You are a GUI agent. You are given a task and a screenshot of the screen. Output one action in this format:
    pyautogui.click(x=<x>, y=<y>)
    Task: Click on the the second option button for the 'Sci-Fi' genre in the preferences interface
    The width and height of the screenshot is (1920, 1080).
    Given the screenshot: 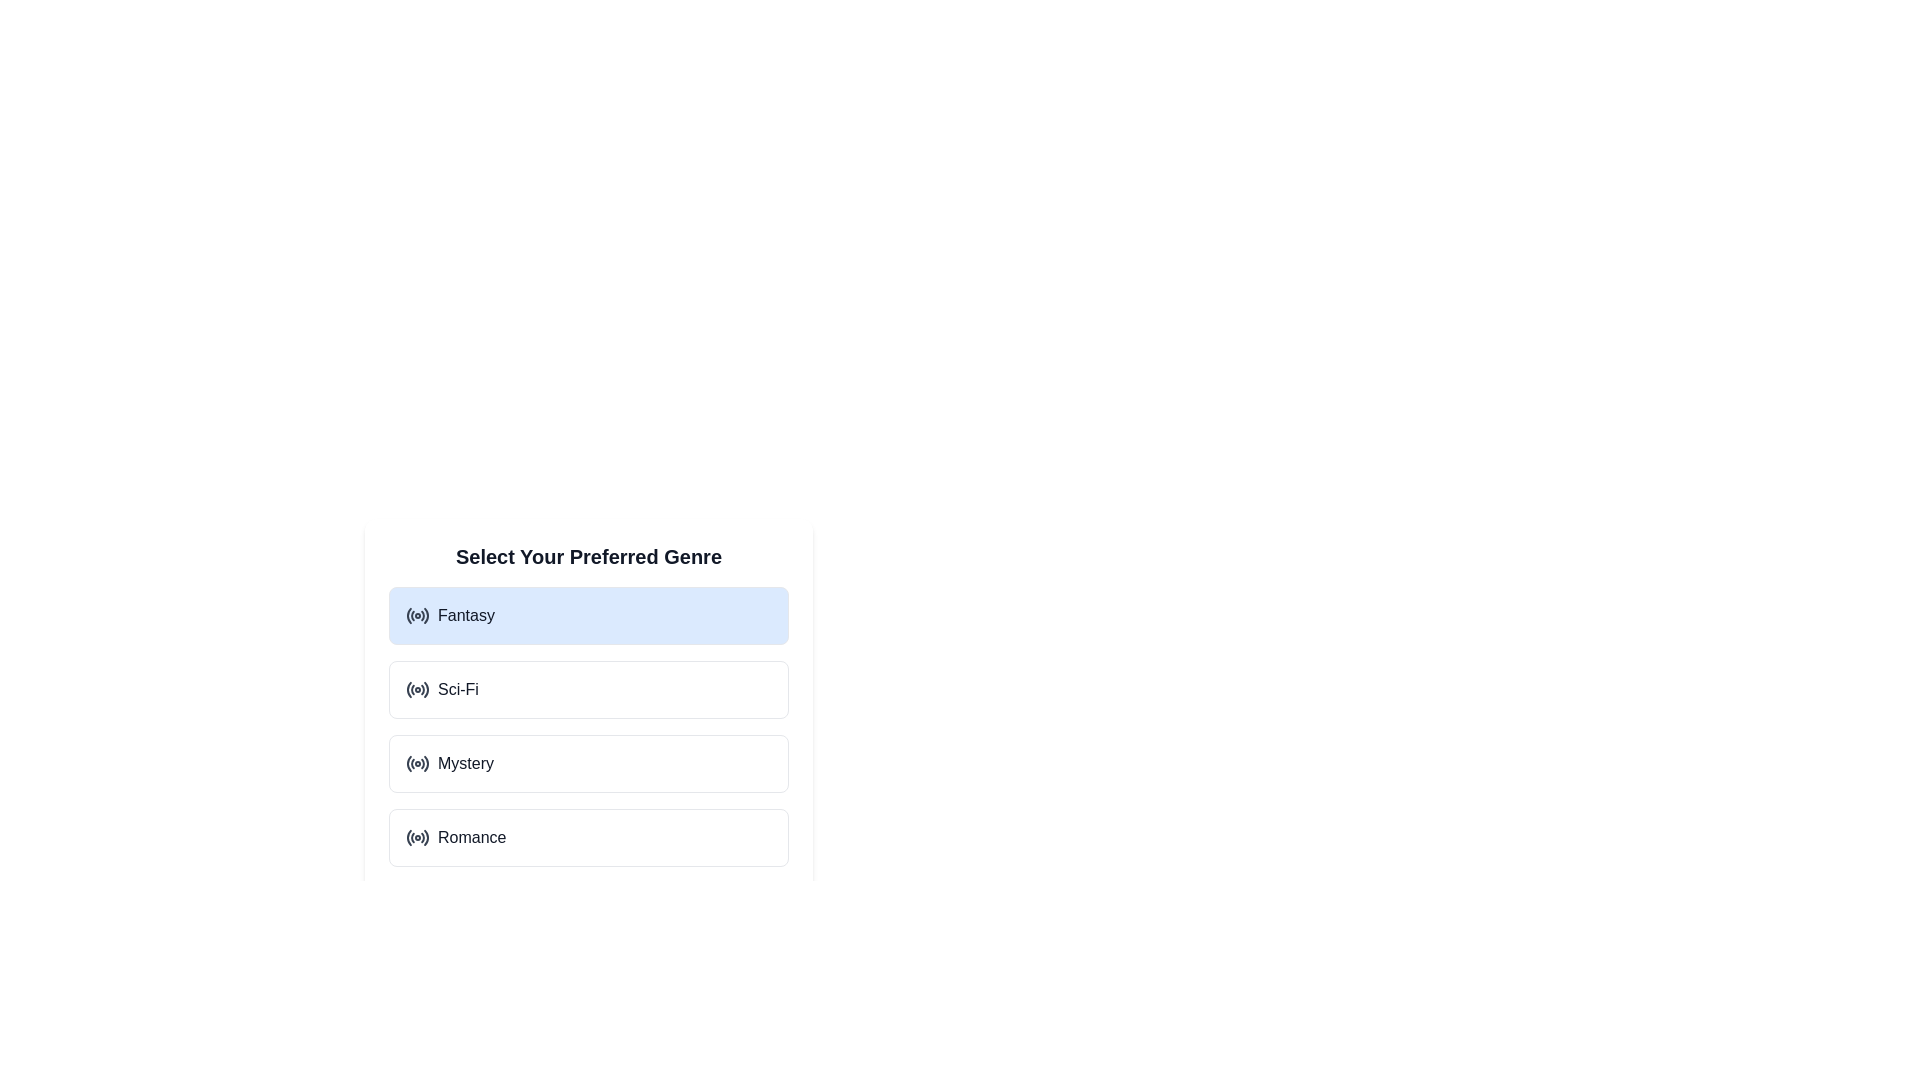 What is the action you would take?
    pyautogui.click(x=588, y=689)
    